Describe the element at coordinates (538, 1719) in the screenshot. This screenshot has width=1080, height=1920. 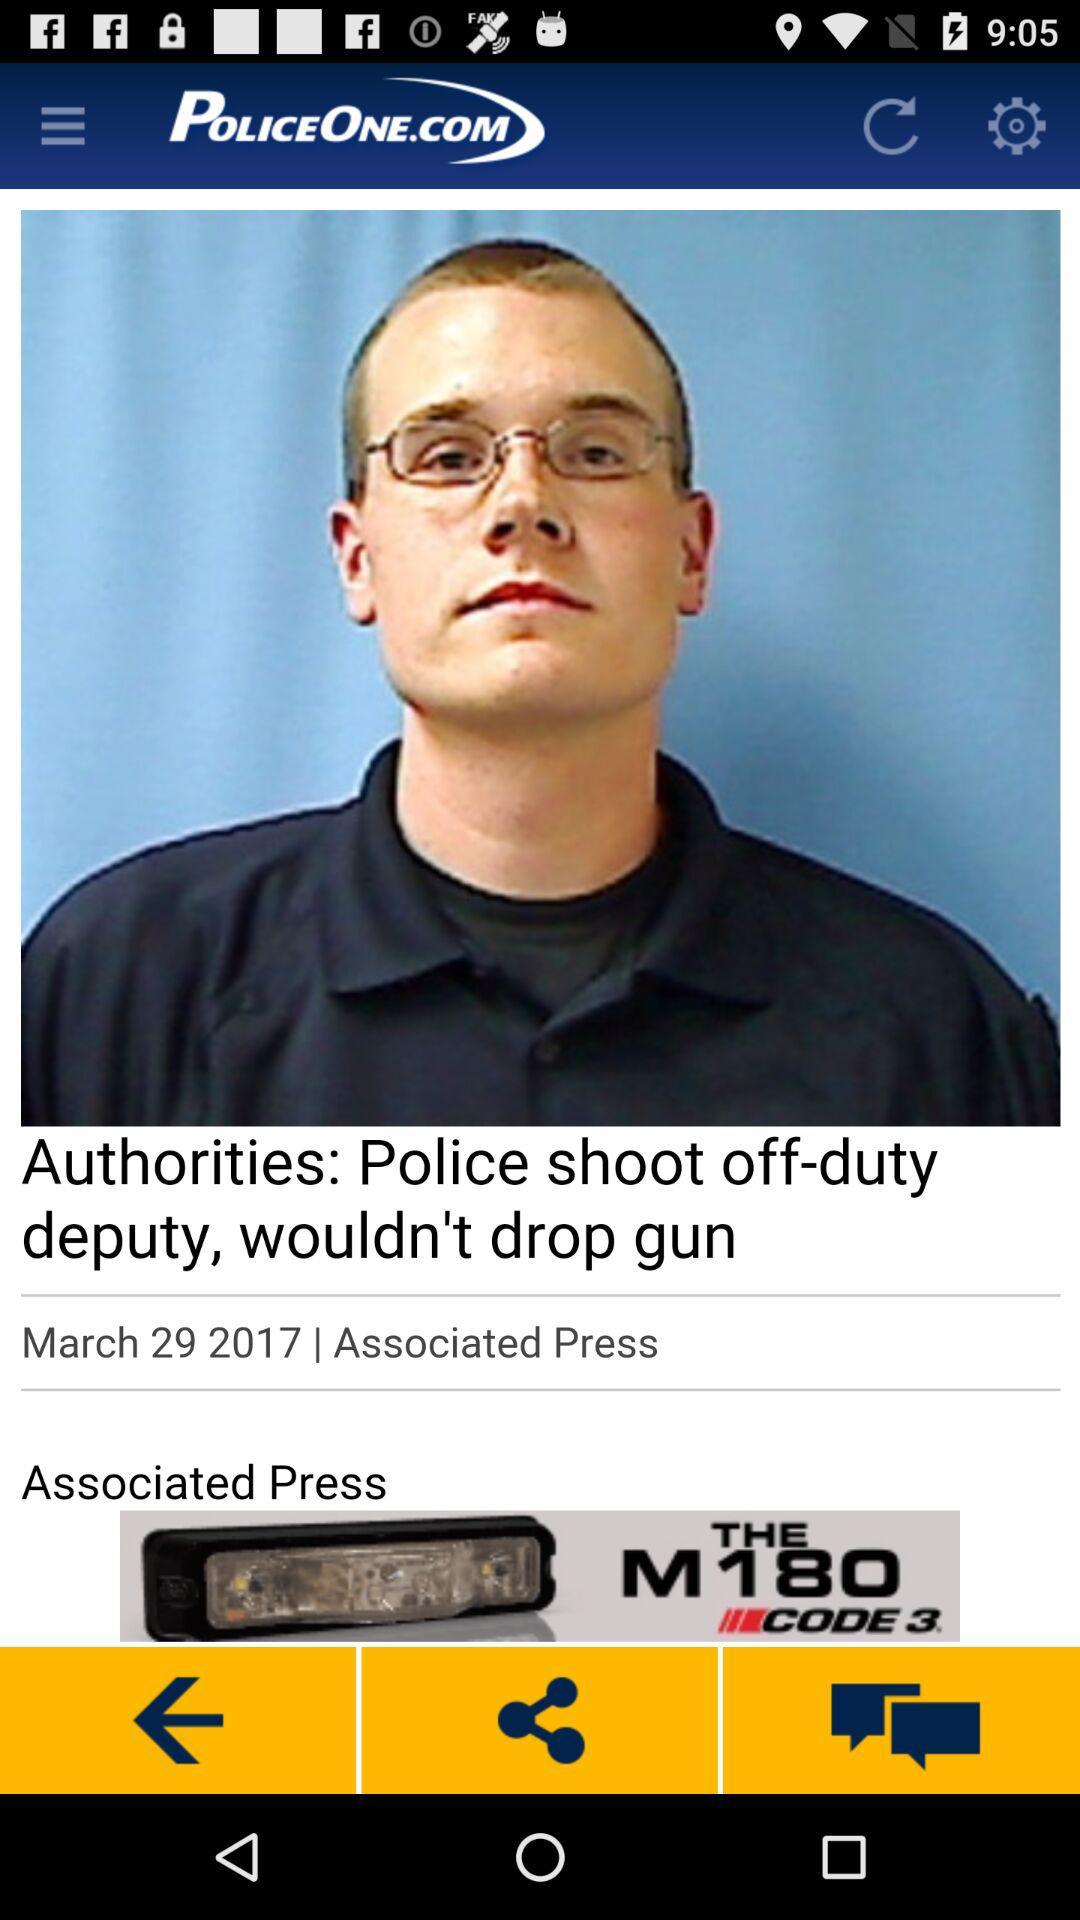
I see `share the content` at that location.